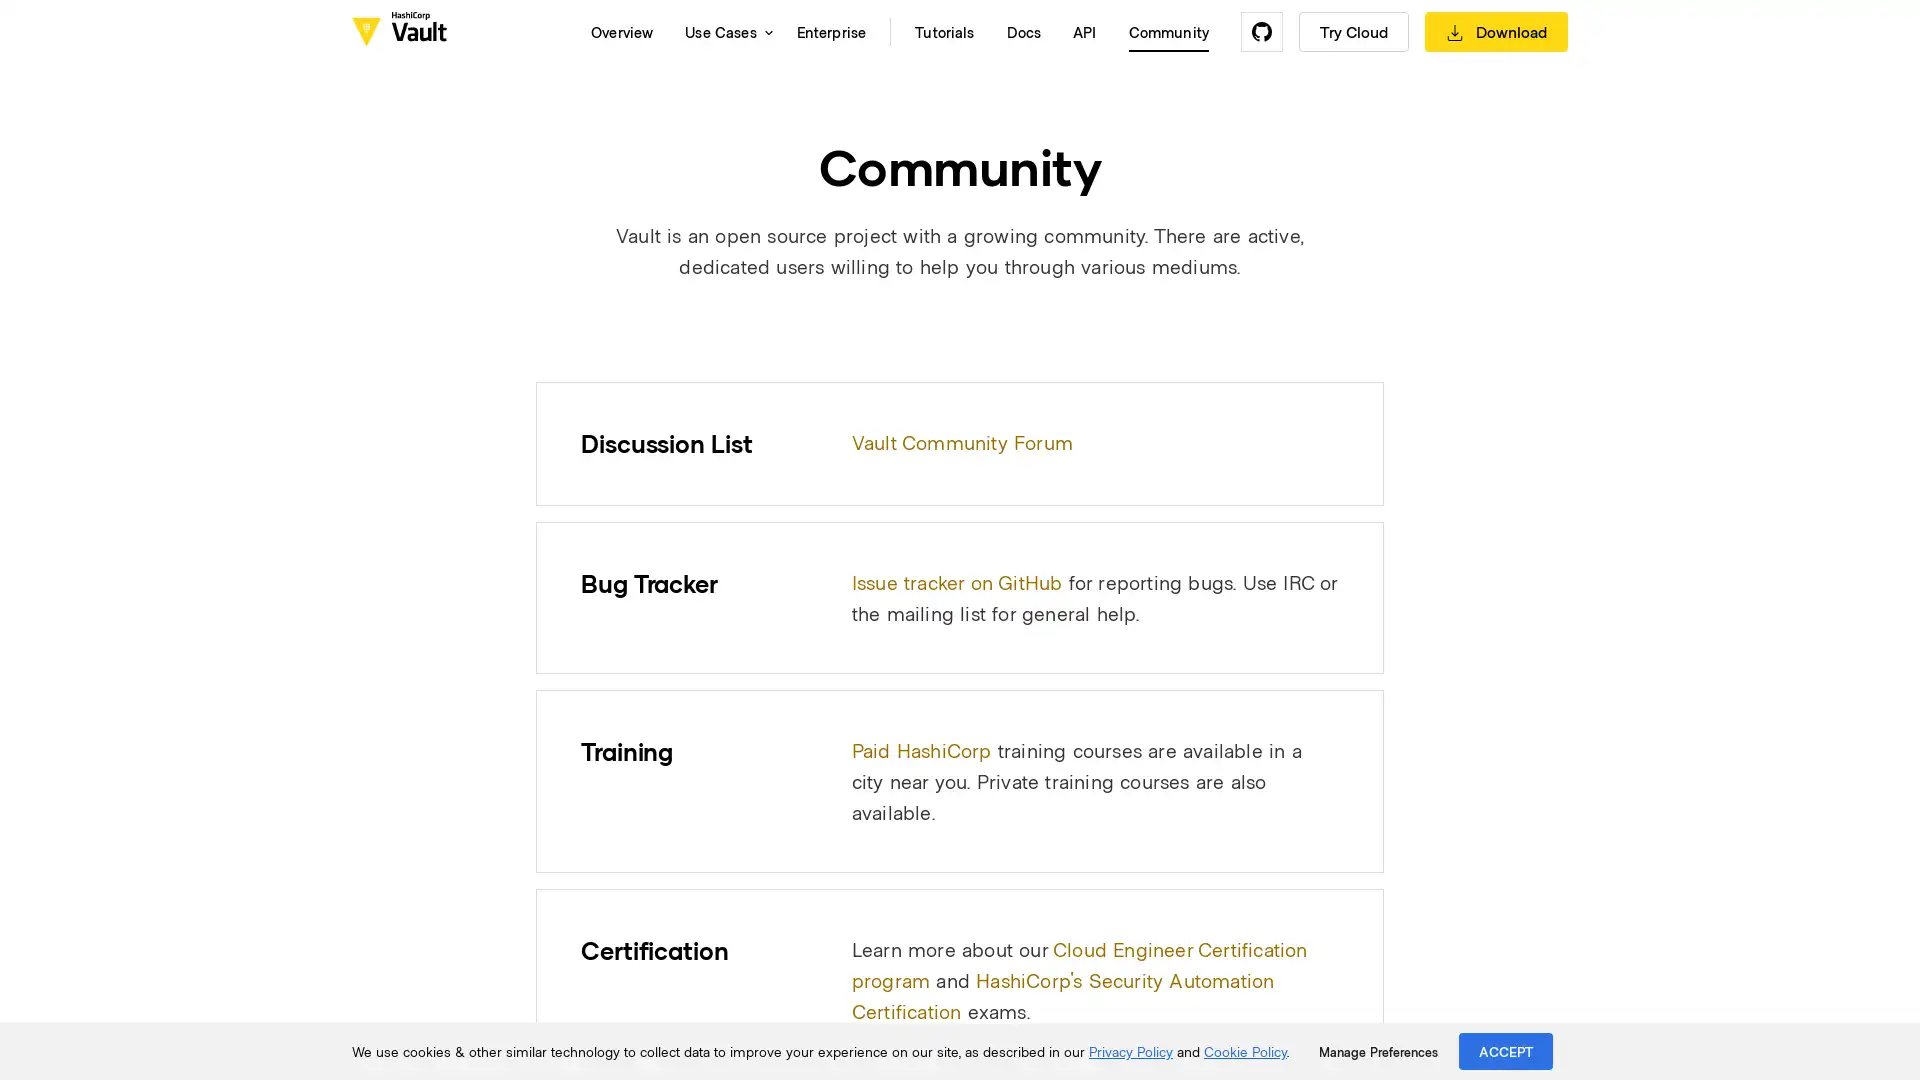 The height and width of the screenshot is (1080, 1920). I want to click on Use Cases, so click(723, 31).